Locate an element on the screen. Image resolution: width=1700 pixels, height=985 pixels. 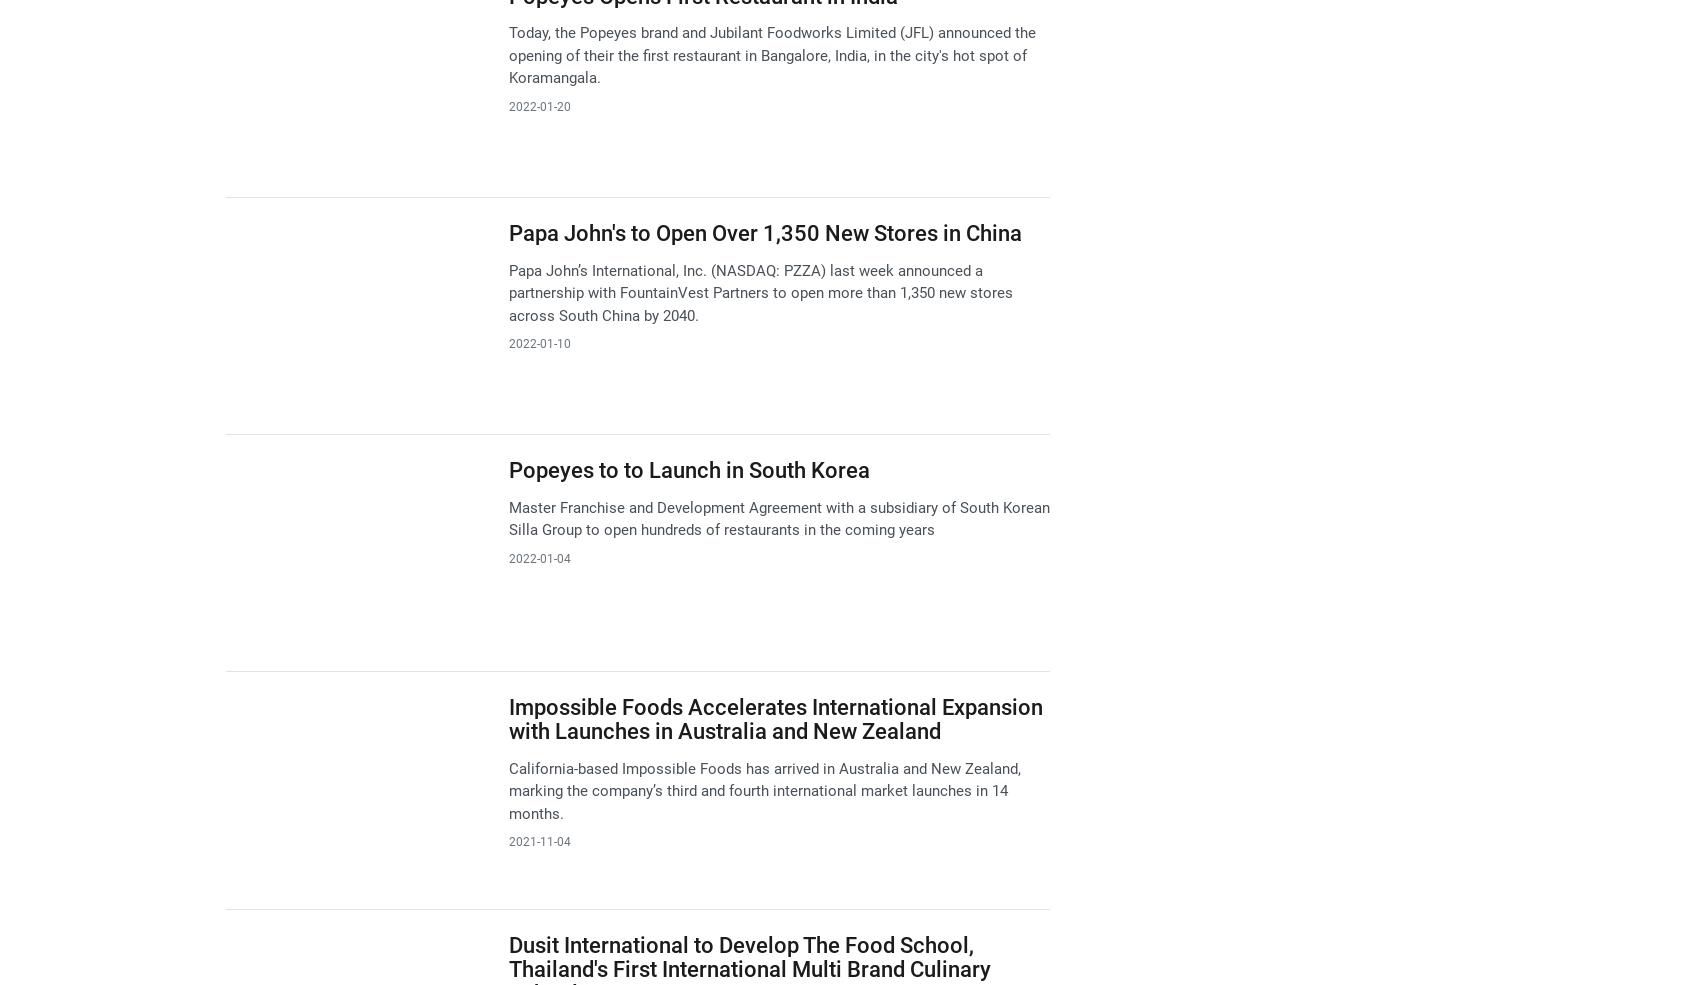
'2022-01-04' is located at coordinates (538, 558).